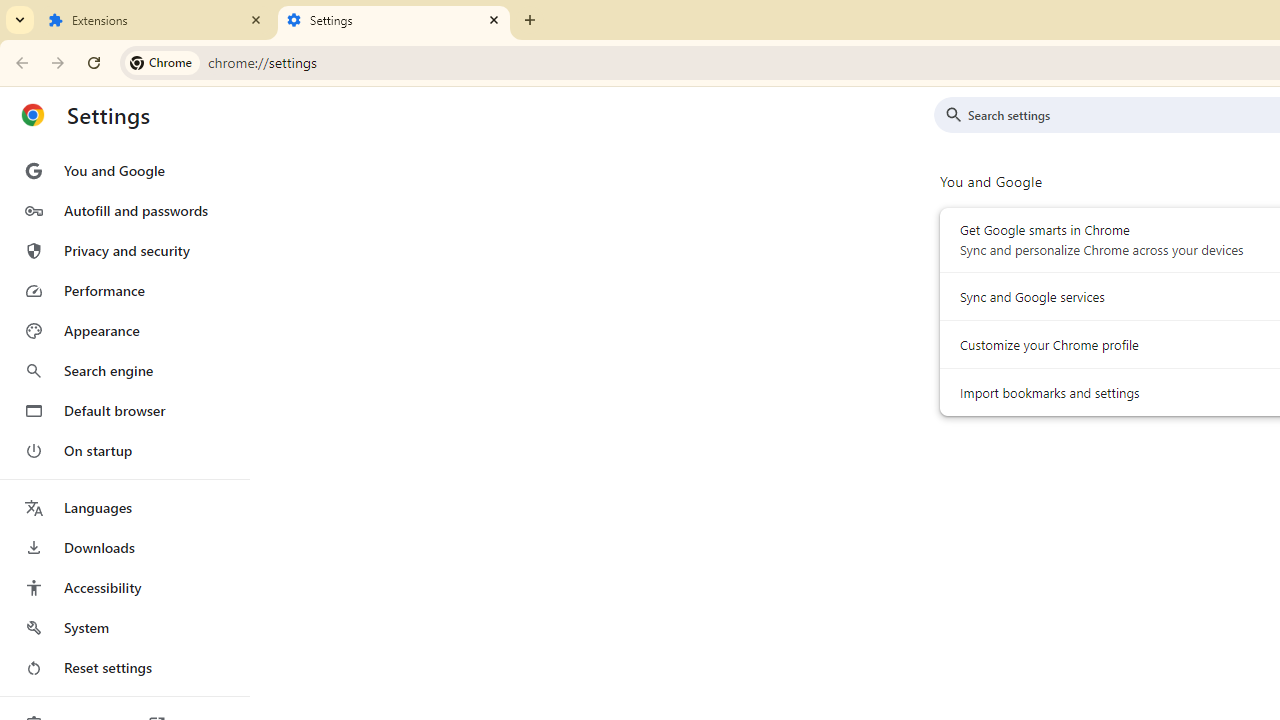 This screenshot has width=1280, height=720. What do you see at coordinates (394, 20) in the screenshot?
I see `'Settings'` at bounding box center [394, 20].